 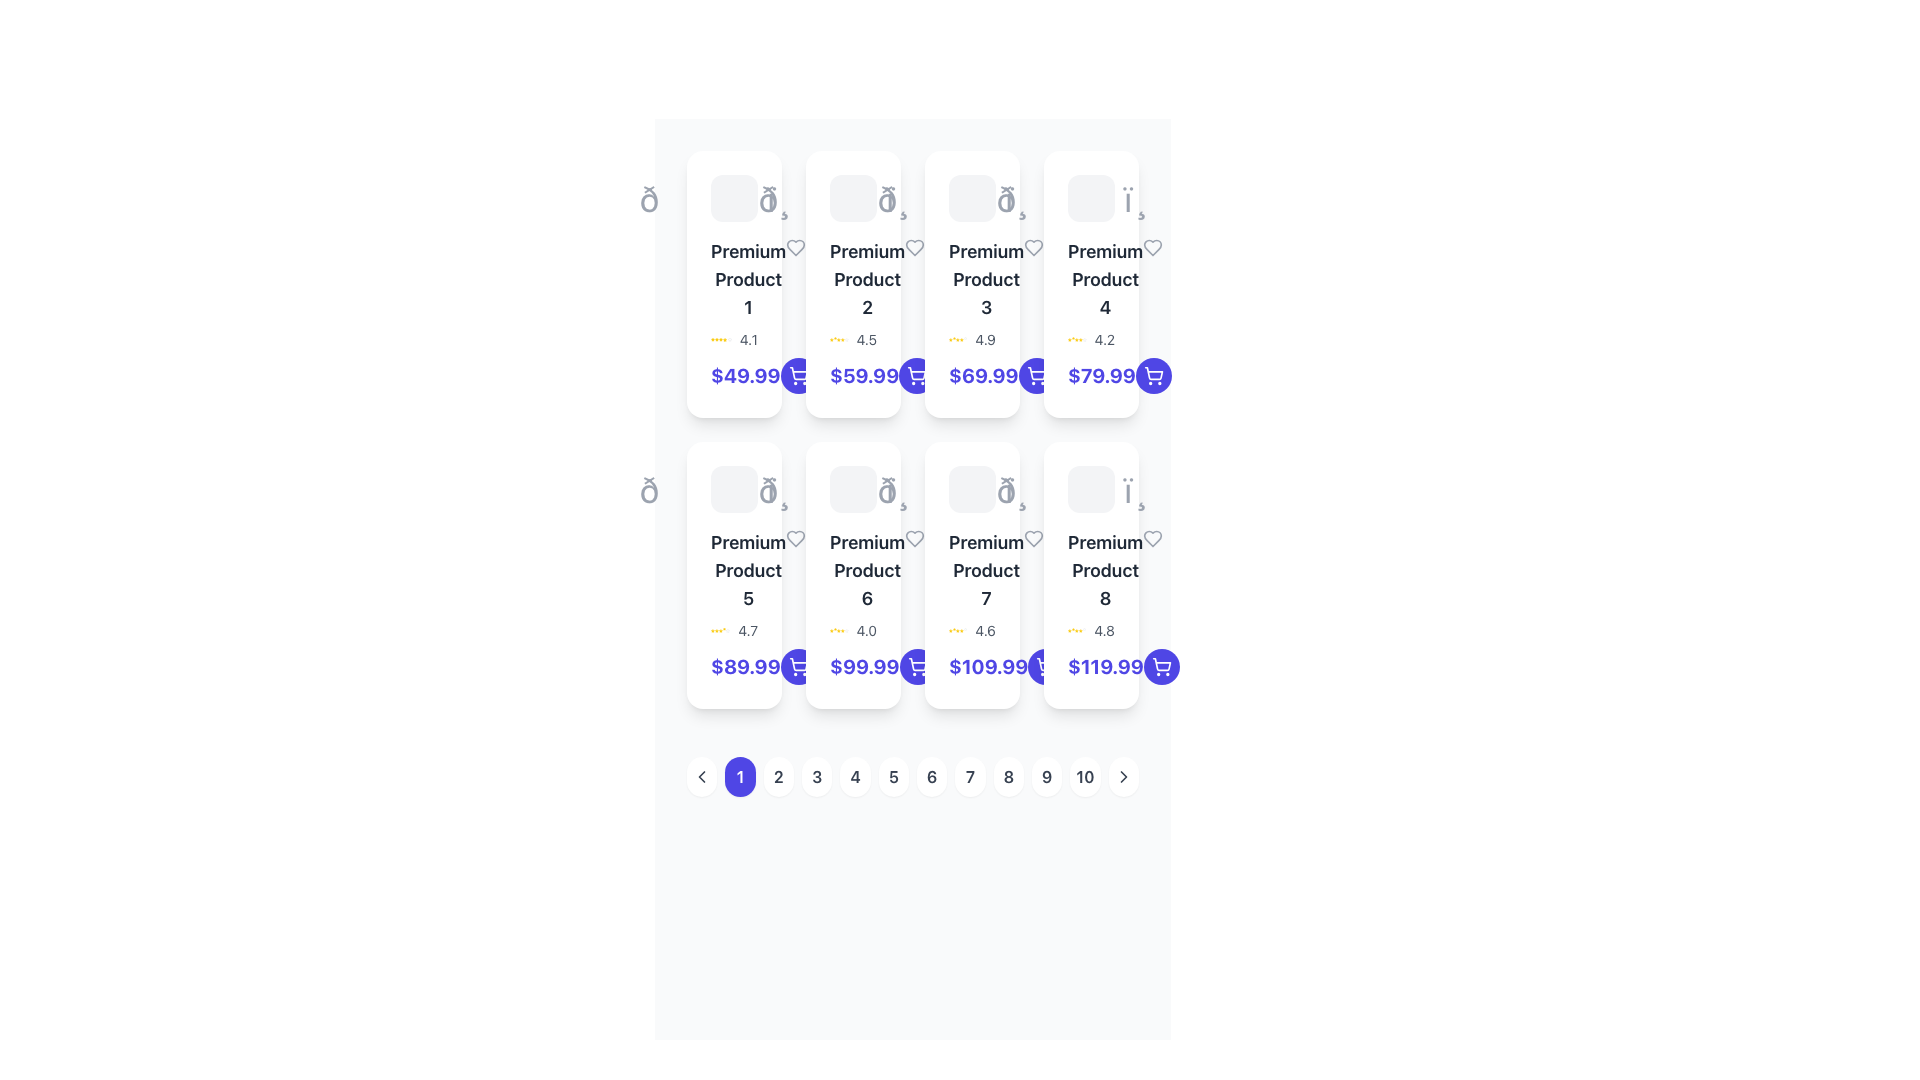 What do you see at coordinates (853, 338) in the screenshot?
I see `rating value displayed in the star rating component of the 'Premium Product 2' card, which shows '4.5' next to the yellow stars` at bounding box center [853, 338].